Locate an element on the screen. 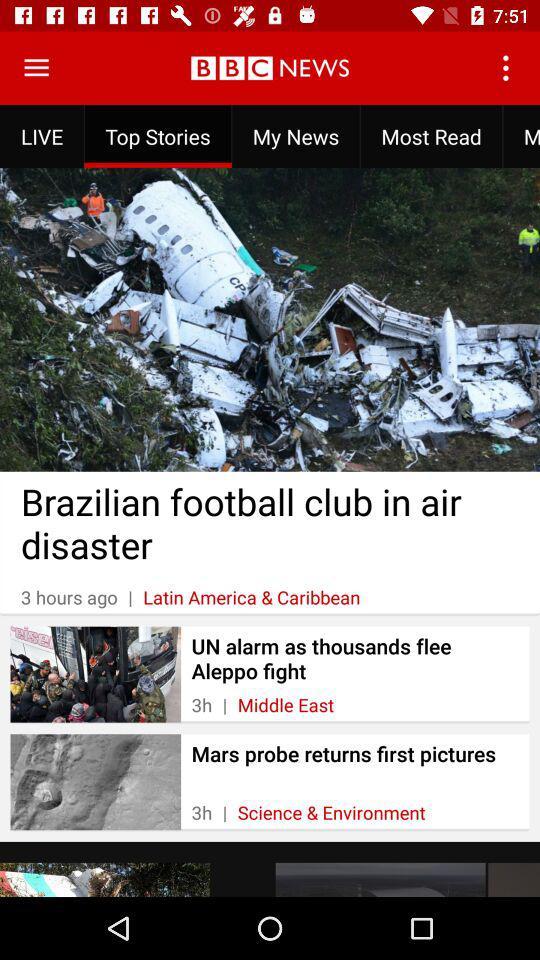 Image resolution: width=540 pixels, height=960 pixels. the most watched icon is located at coordinates (521, 135).